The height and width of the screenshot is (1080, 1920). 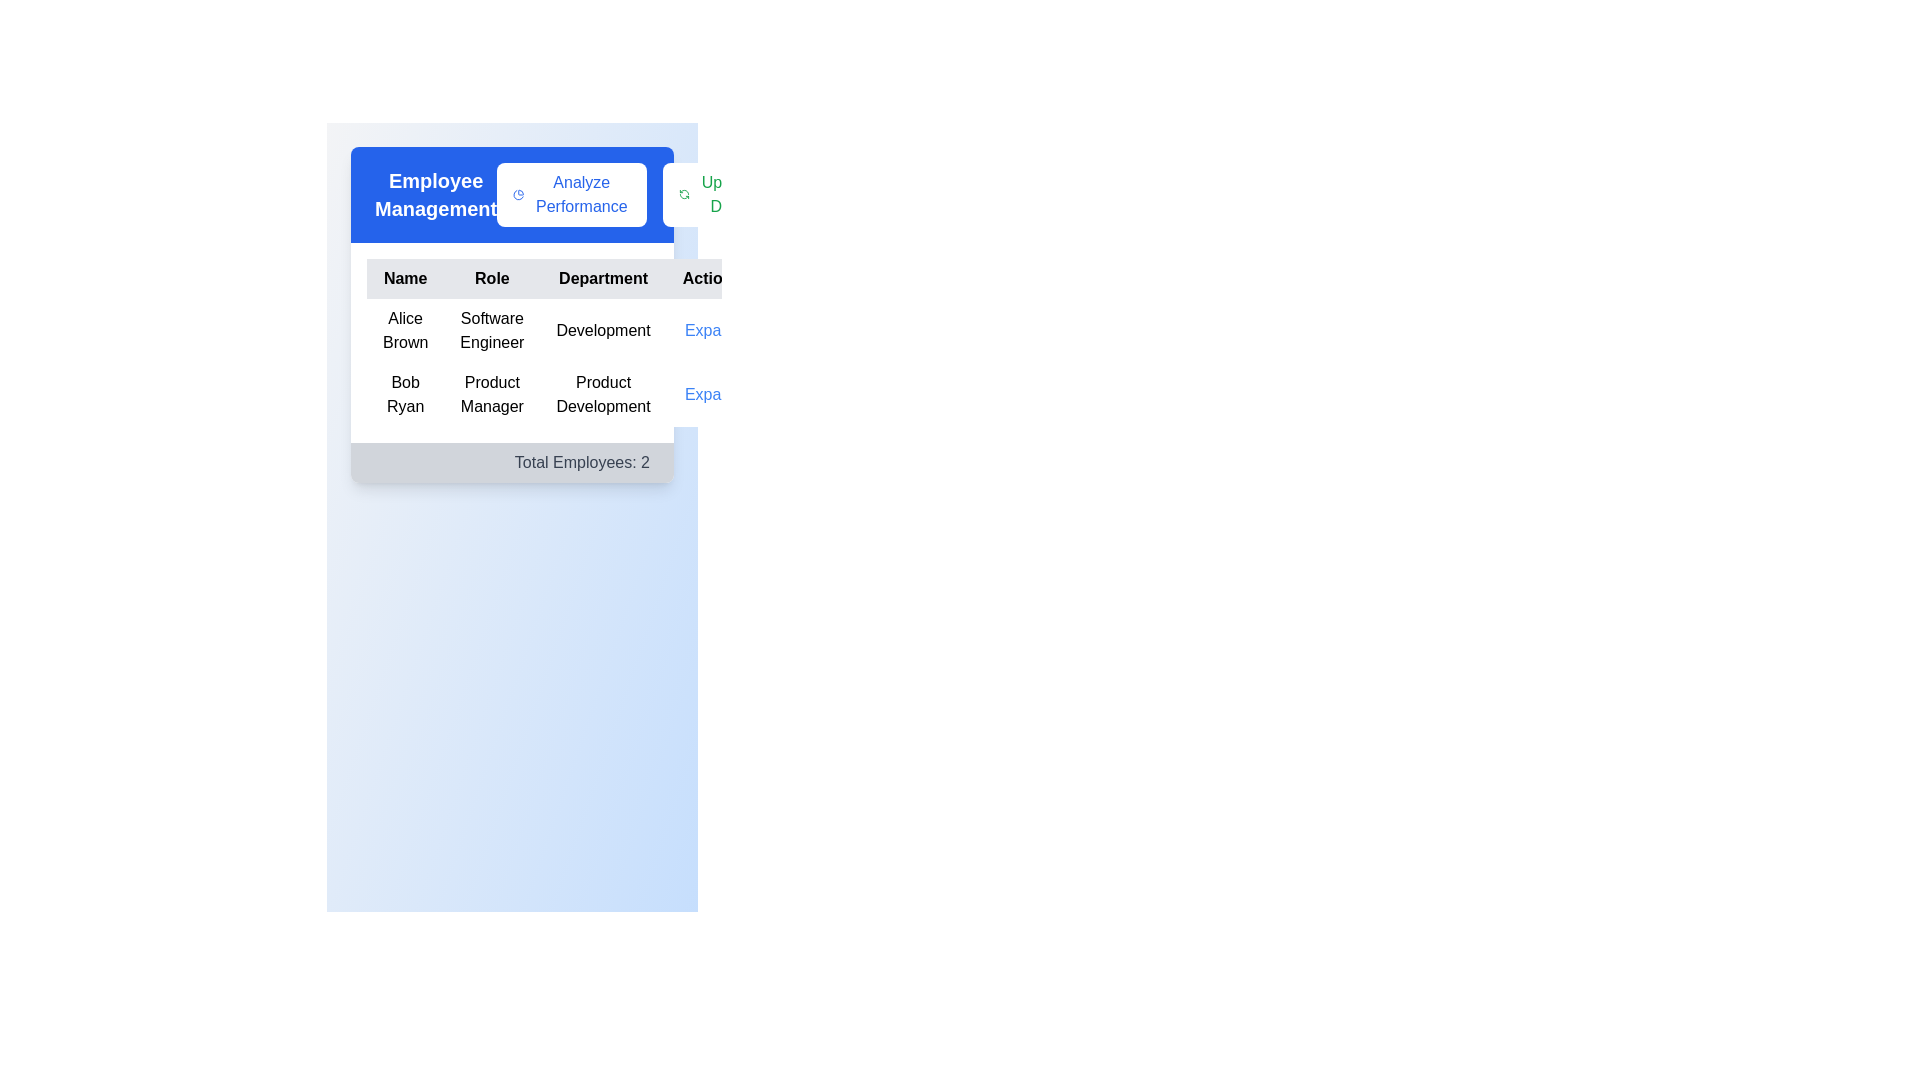 What do you see at coordinates (404, 330) in the screenshot?
I see `the text label displaying 'Alice Brown' located in the upper-left section of the interface, within a white background cell under the 'Name' column of the table` at bounding box center [404, 330].